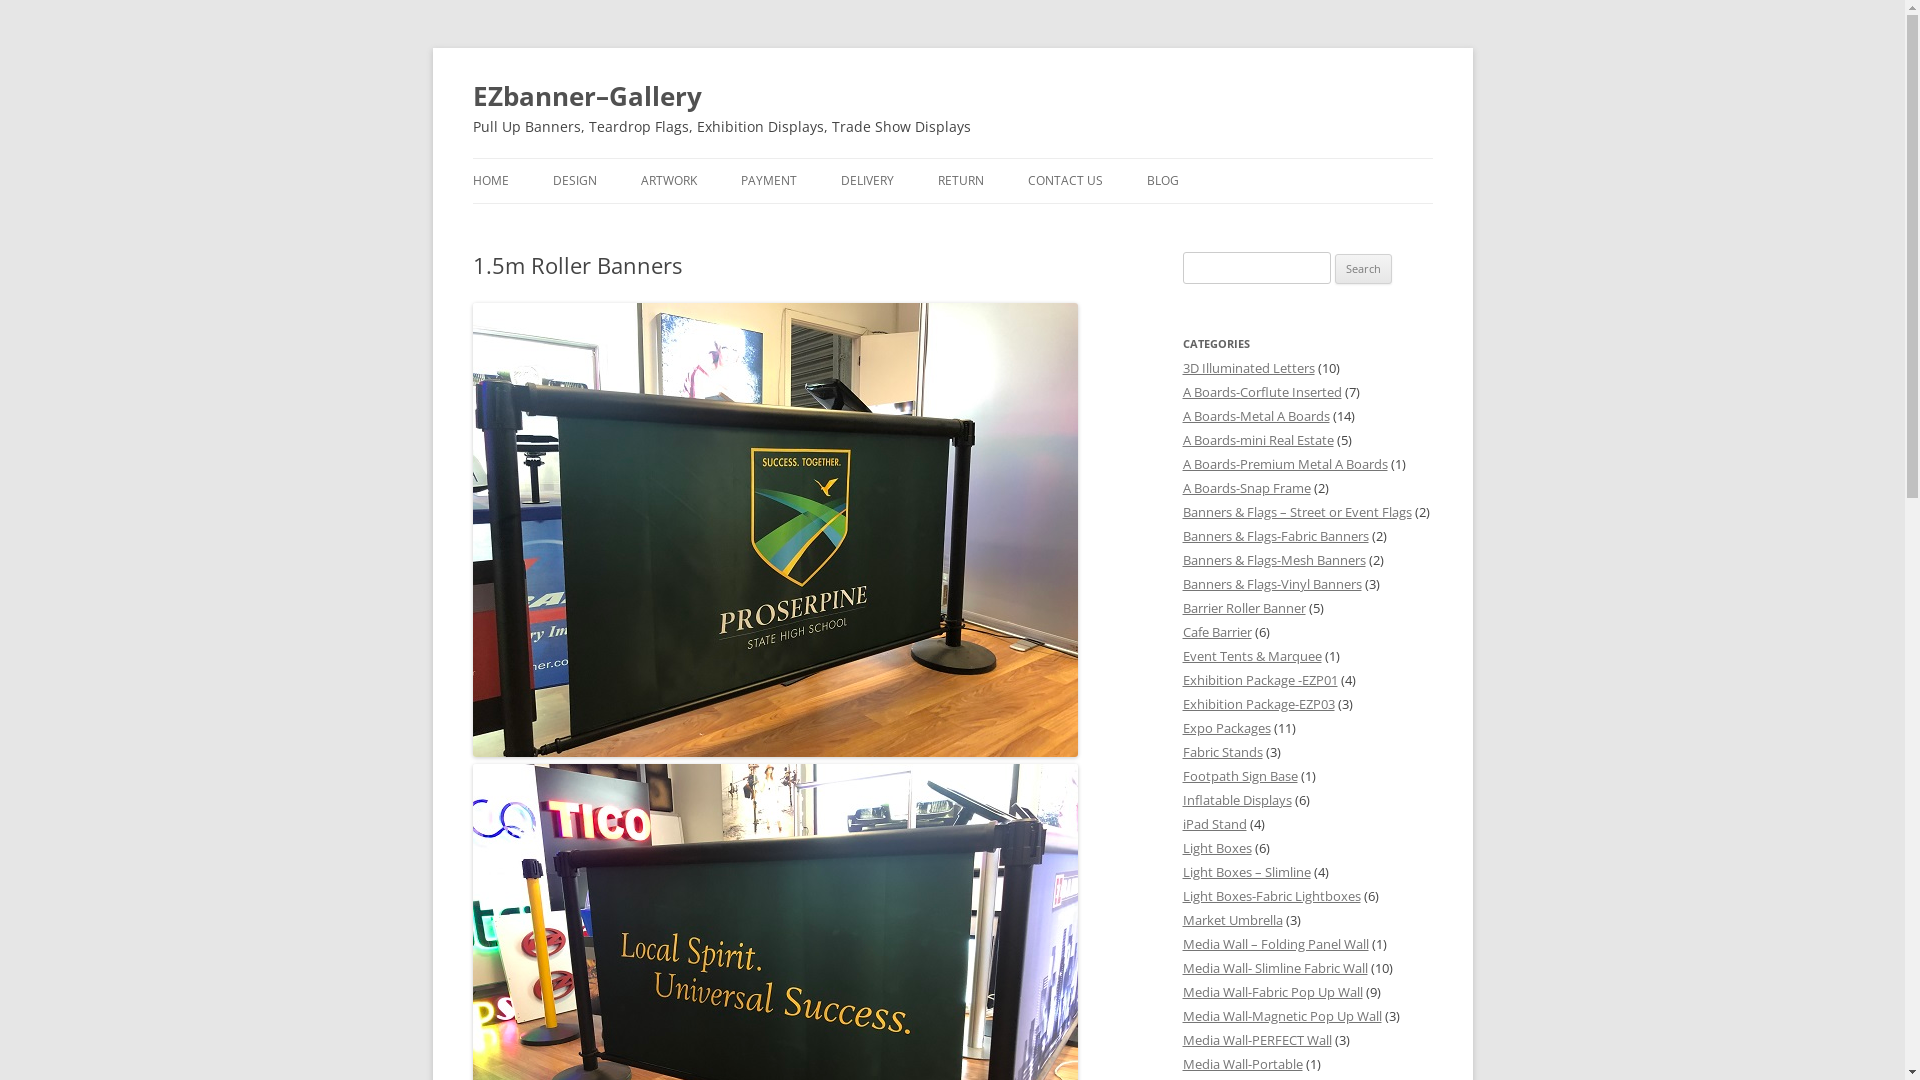  What do you see at coordinates (1181, 728) in the screenshot?
I see `'Expo Packages'` at bounding box center [1181, 728].